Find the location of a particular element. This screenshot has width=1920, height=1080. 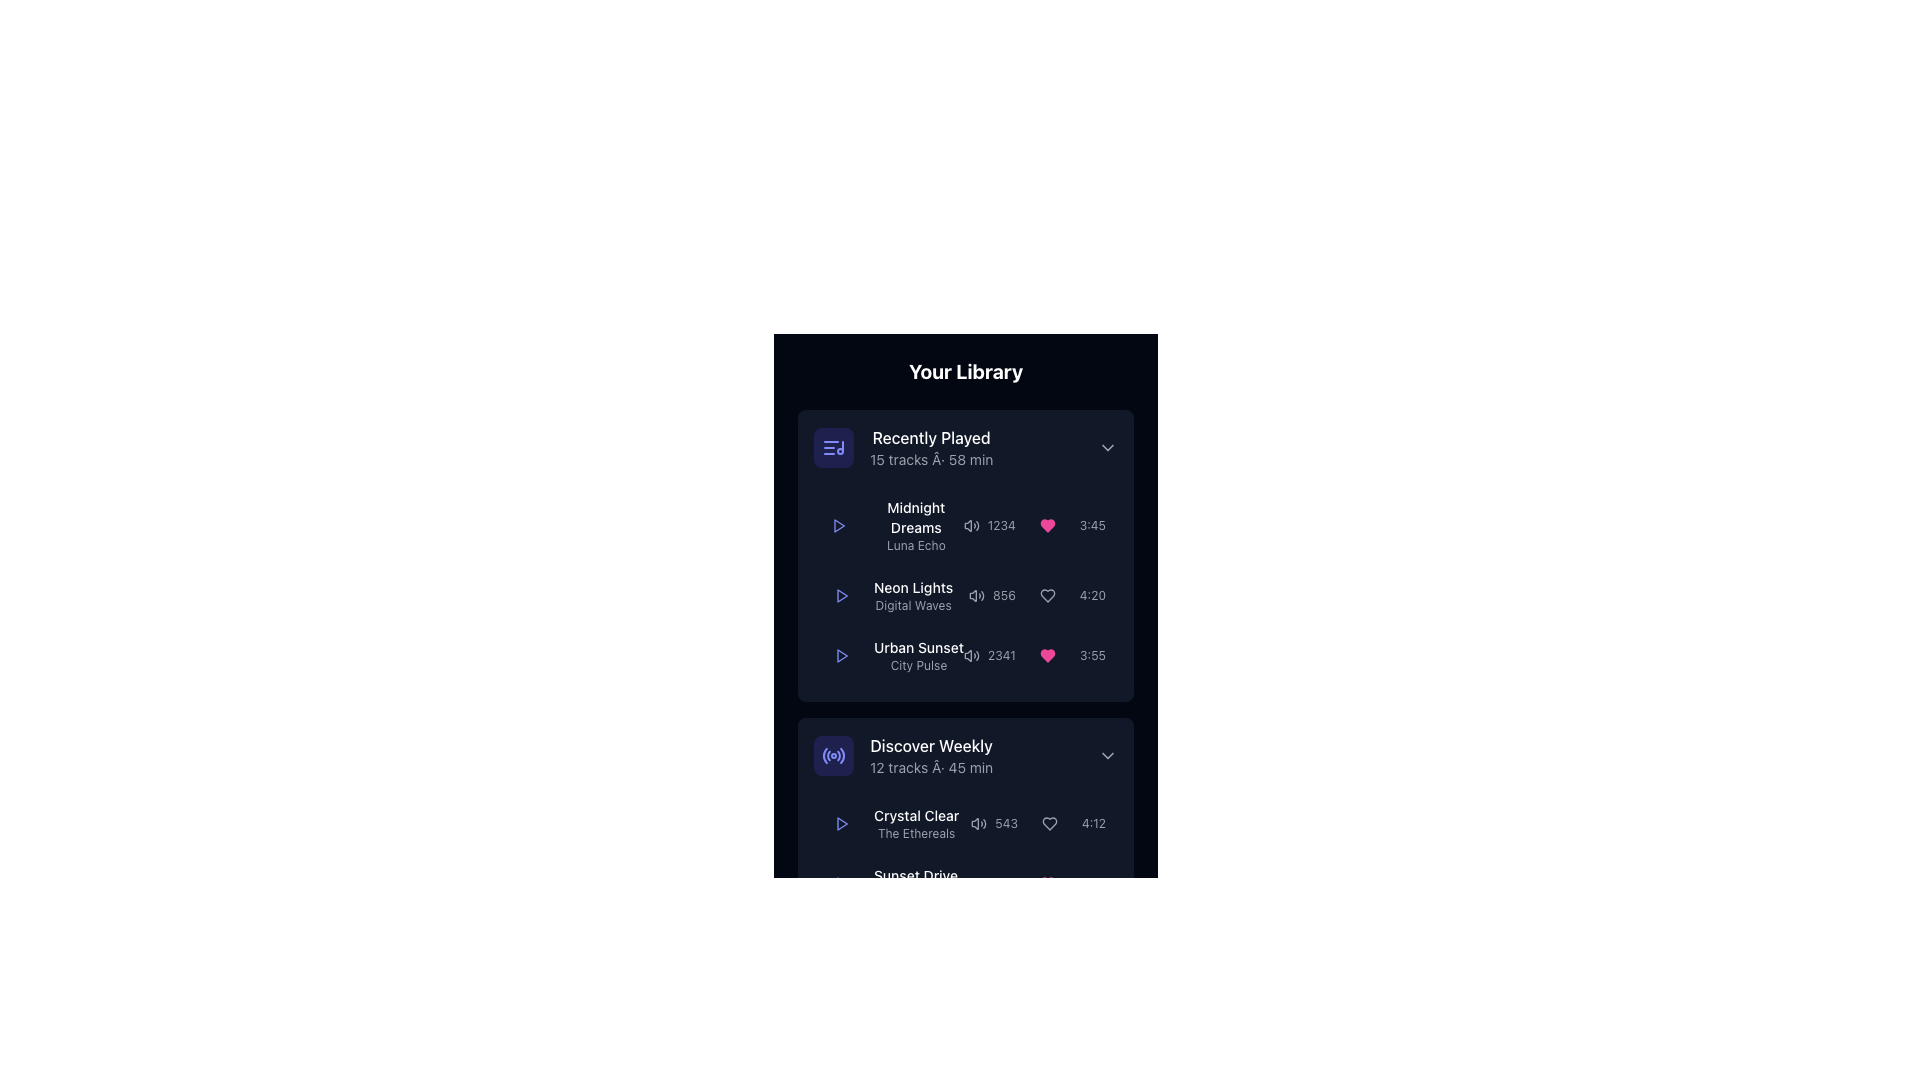

the Label with the small speaker icon displaying the number '543' located in the 'Discover Weekly' section, next to the 'Crystal Clear' track details, to associate the number with the corresponding track is located at coordinates (994, 824).